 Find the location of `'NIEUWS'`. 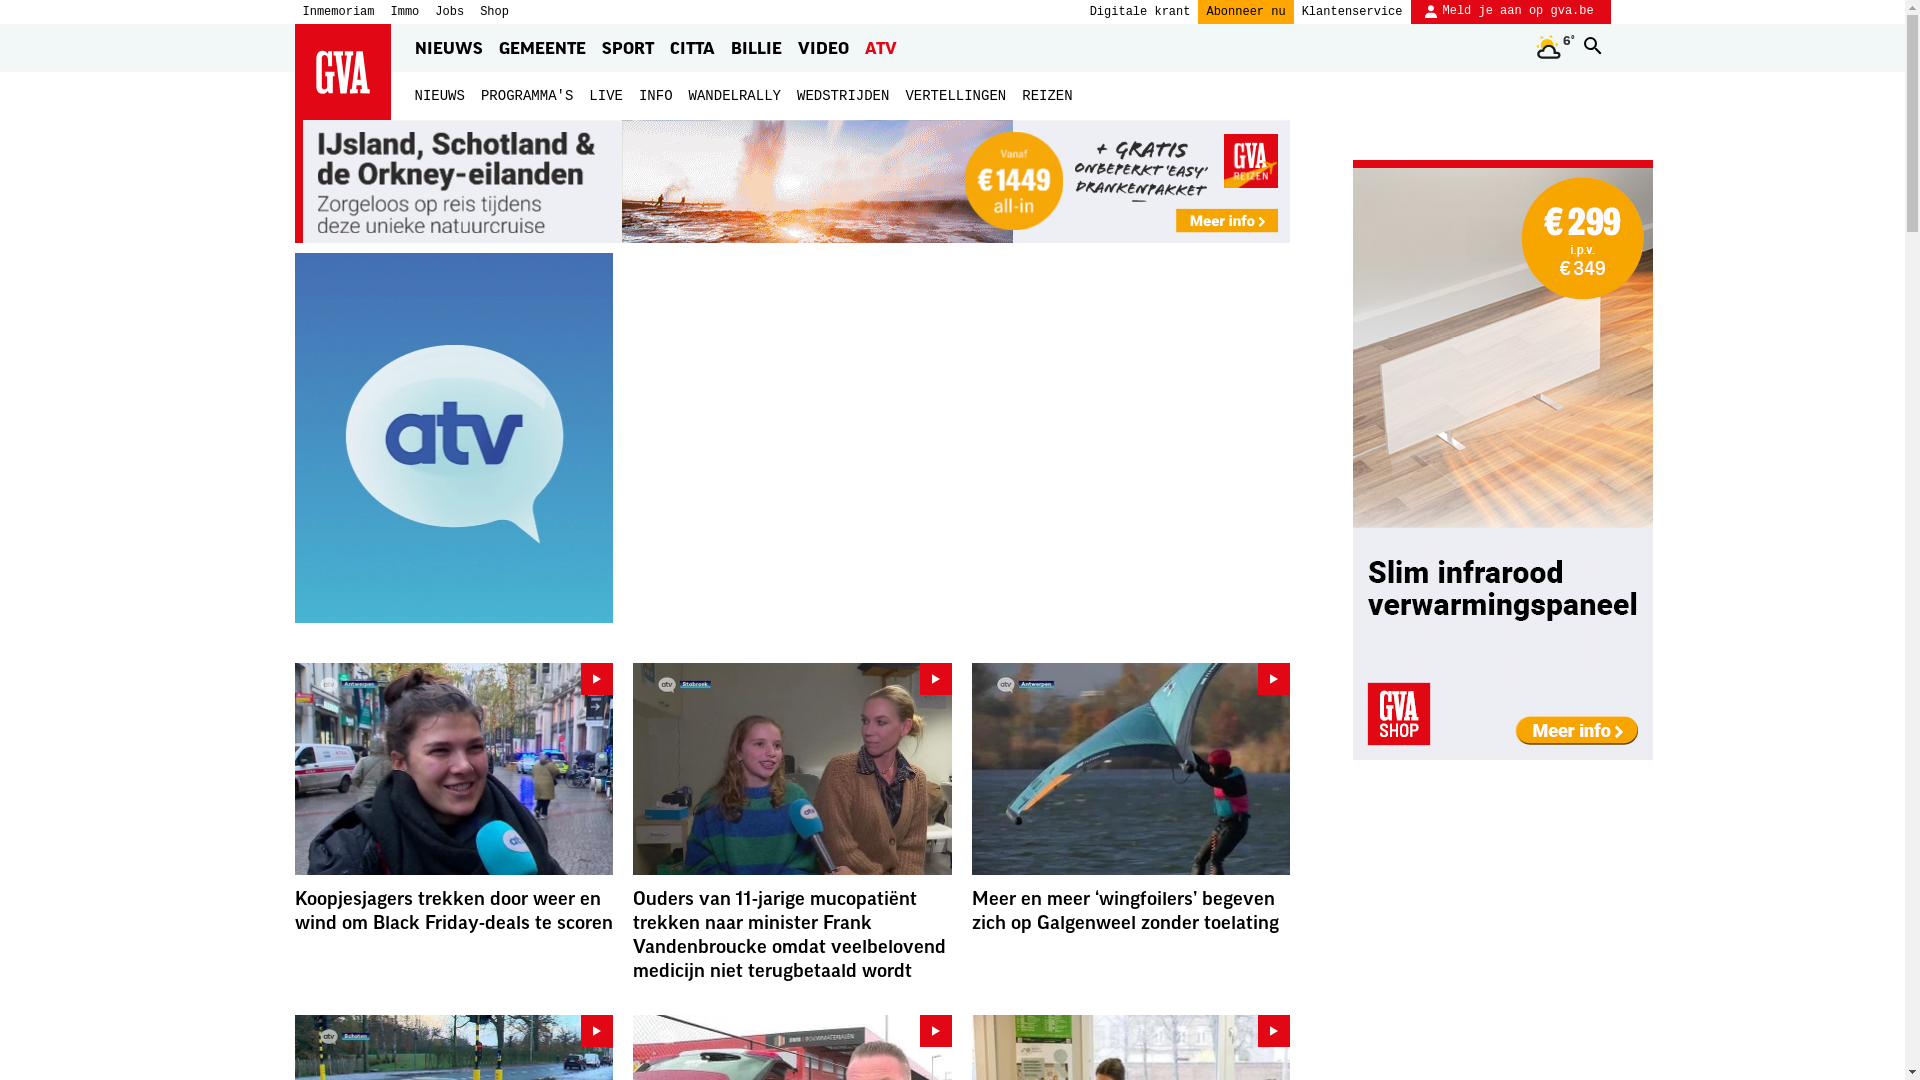

'NIEUWS' is located at coordinates (437, 96).